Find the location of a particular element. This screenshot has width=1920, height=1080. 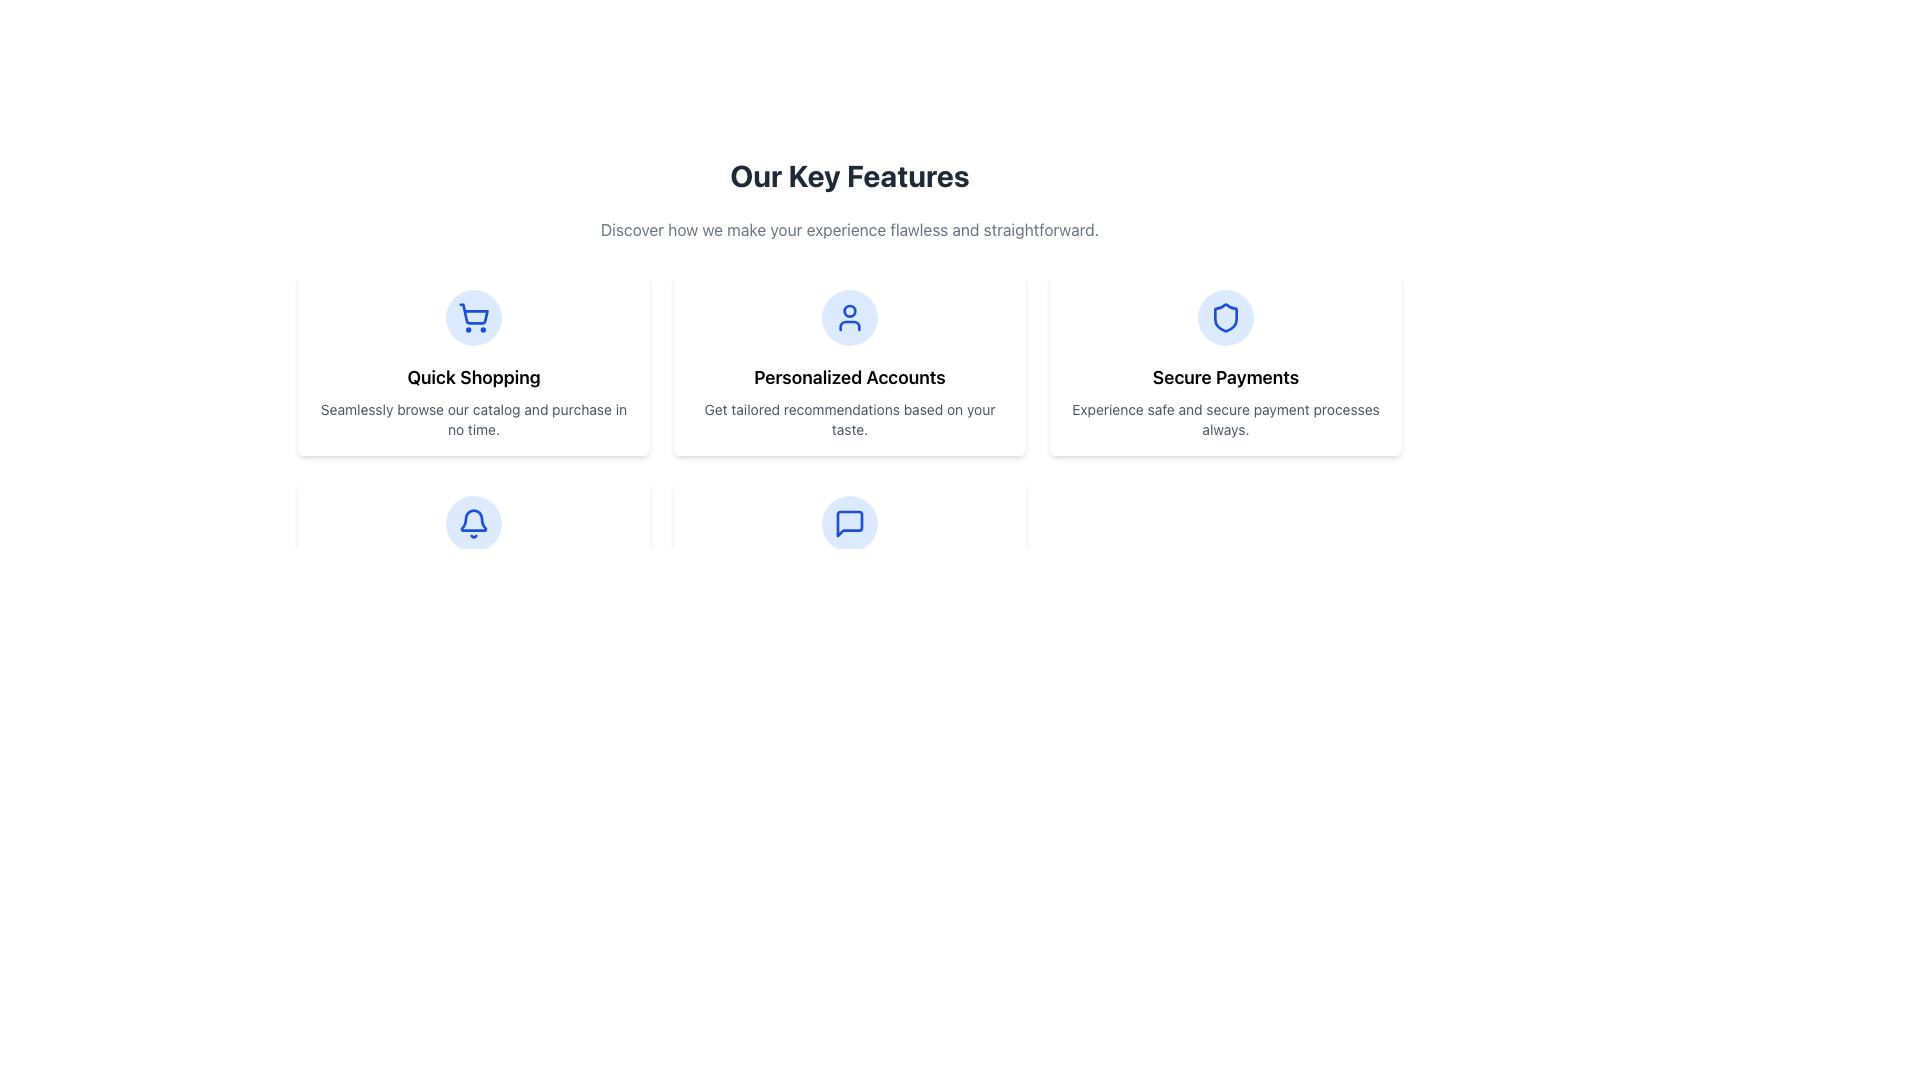

the communication or messaging icon located in the 'Our Key Features' section, which is the third icon from the left is located at coordinates (849, 523).